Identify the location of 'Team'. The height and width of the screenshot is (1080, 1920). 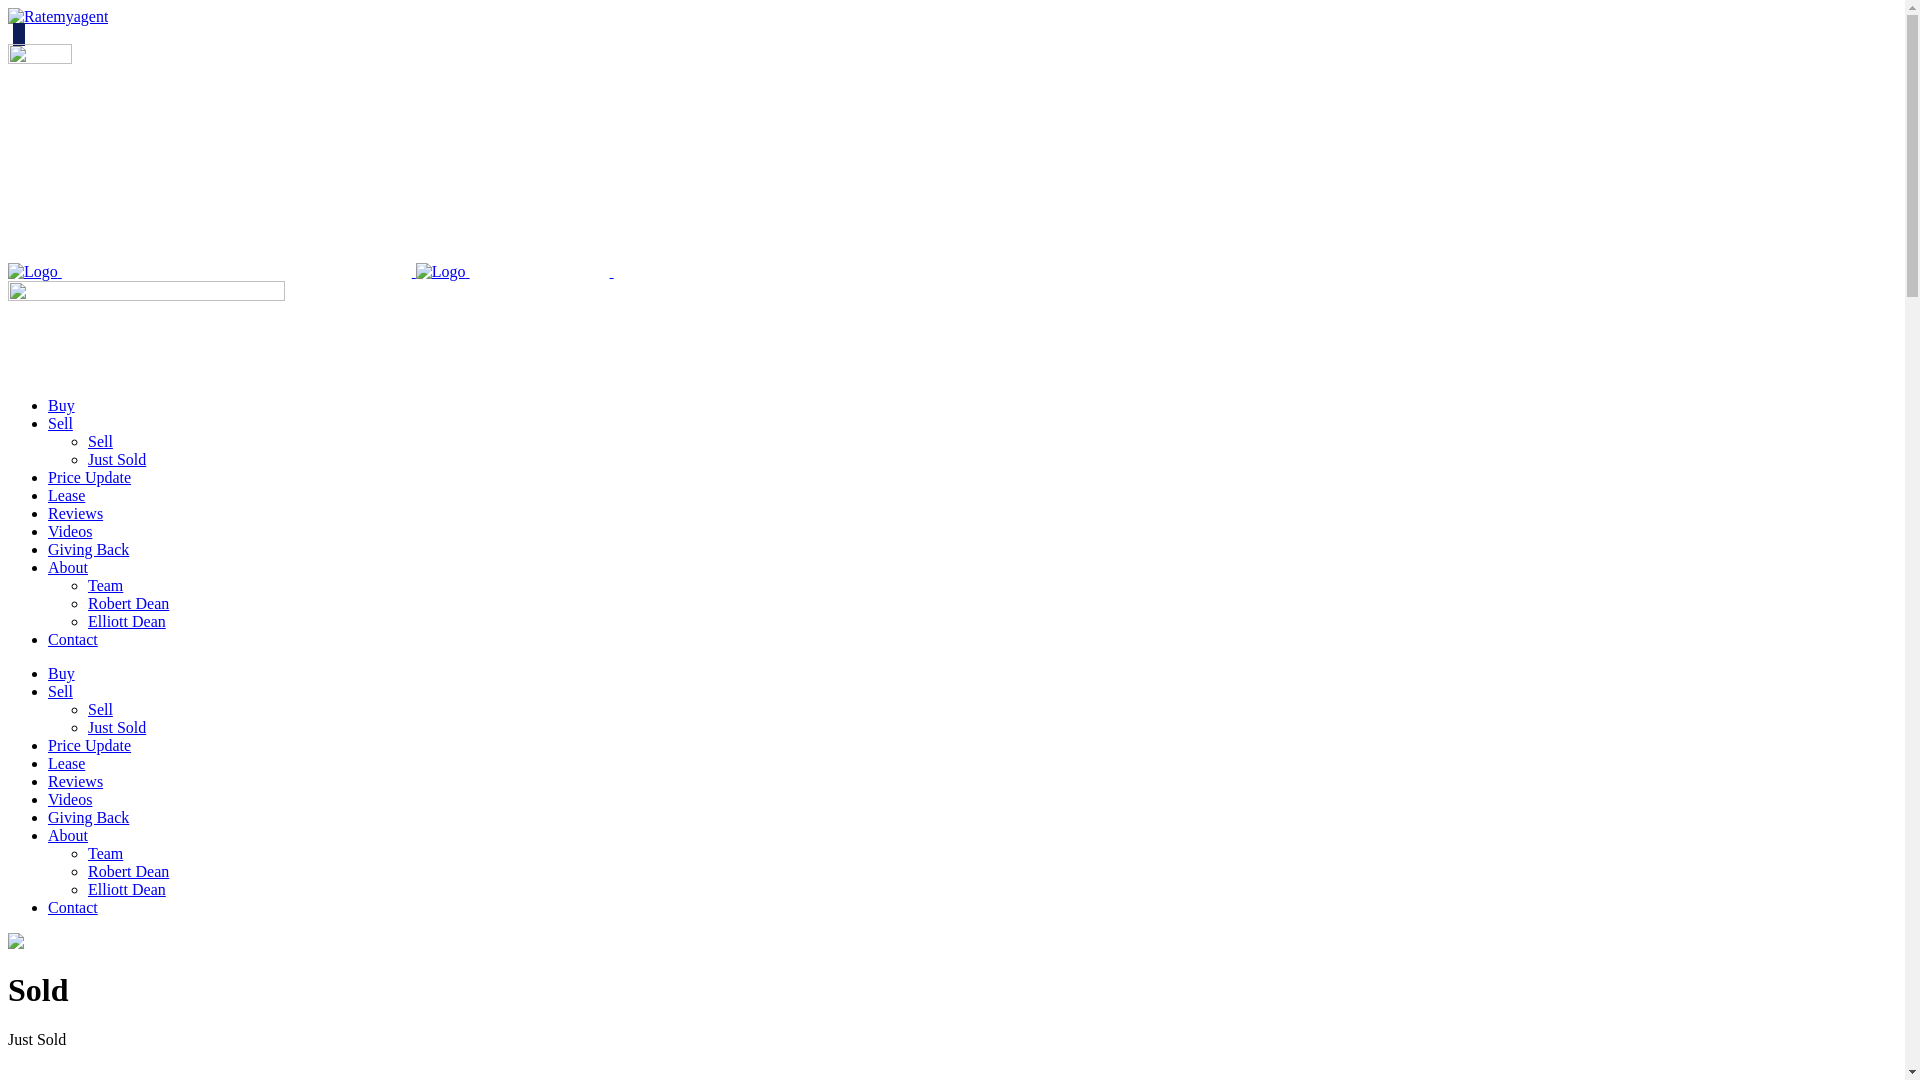
(86, 585).